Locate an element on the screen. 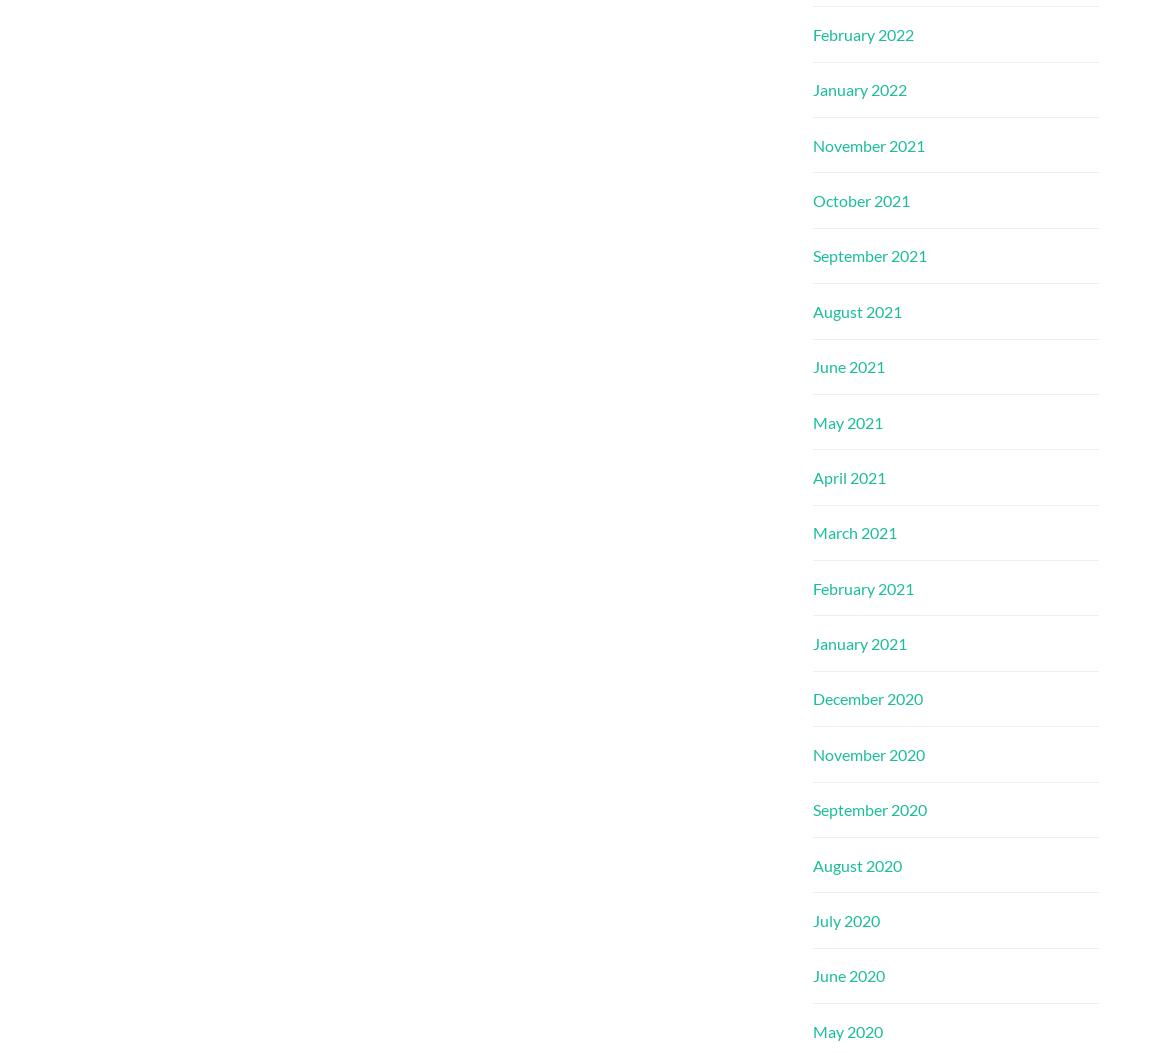  'November 2020' is located at coordinates (867, 752).